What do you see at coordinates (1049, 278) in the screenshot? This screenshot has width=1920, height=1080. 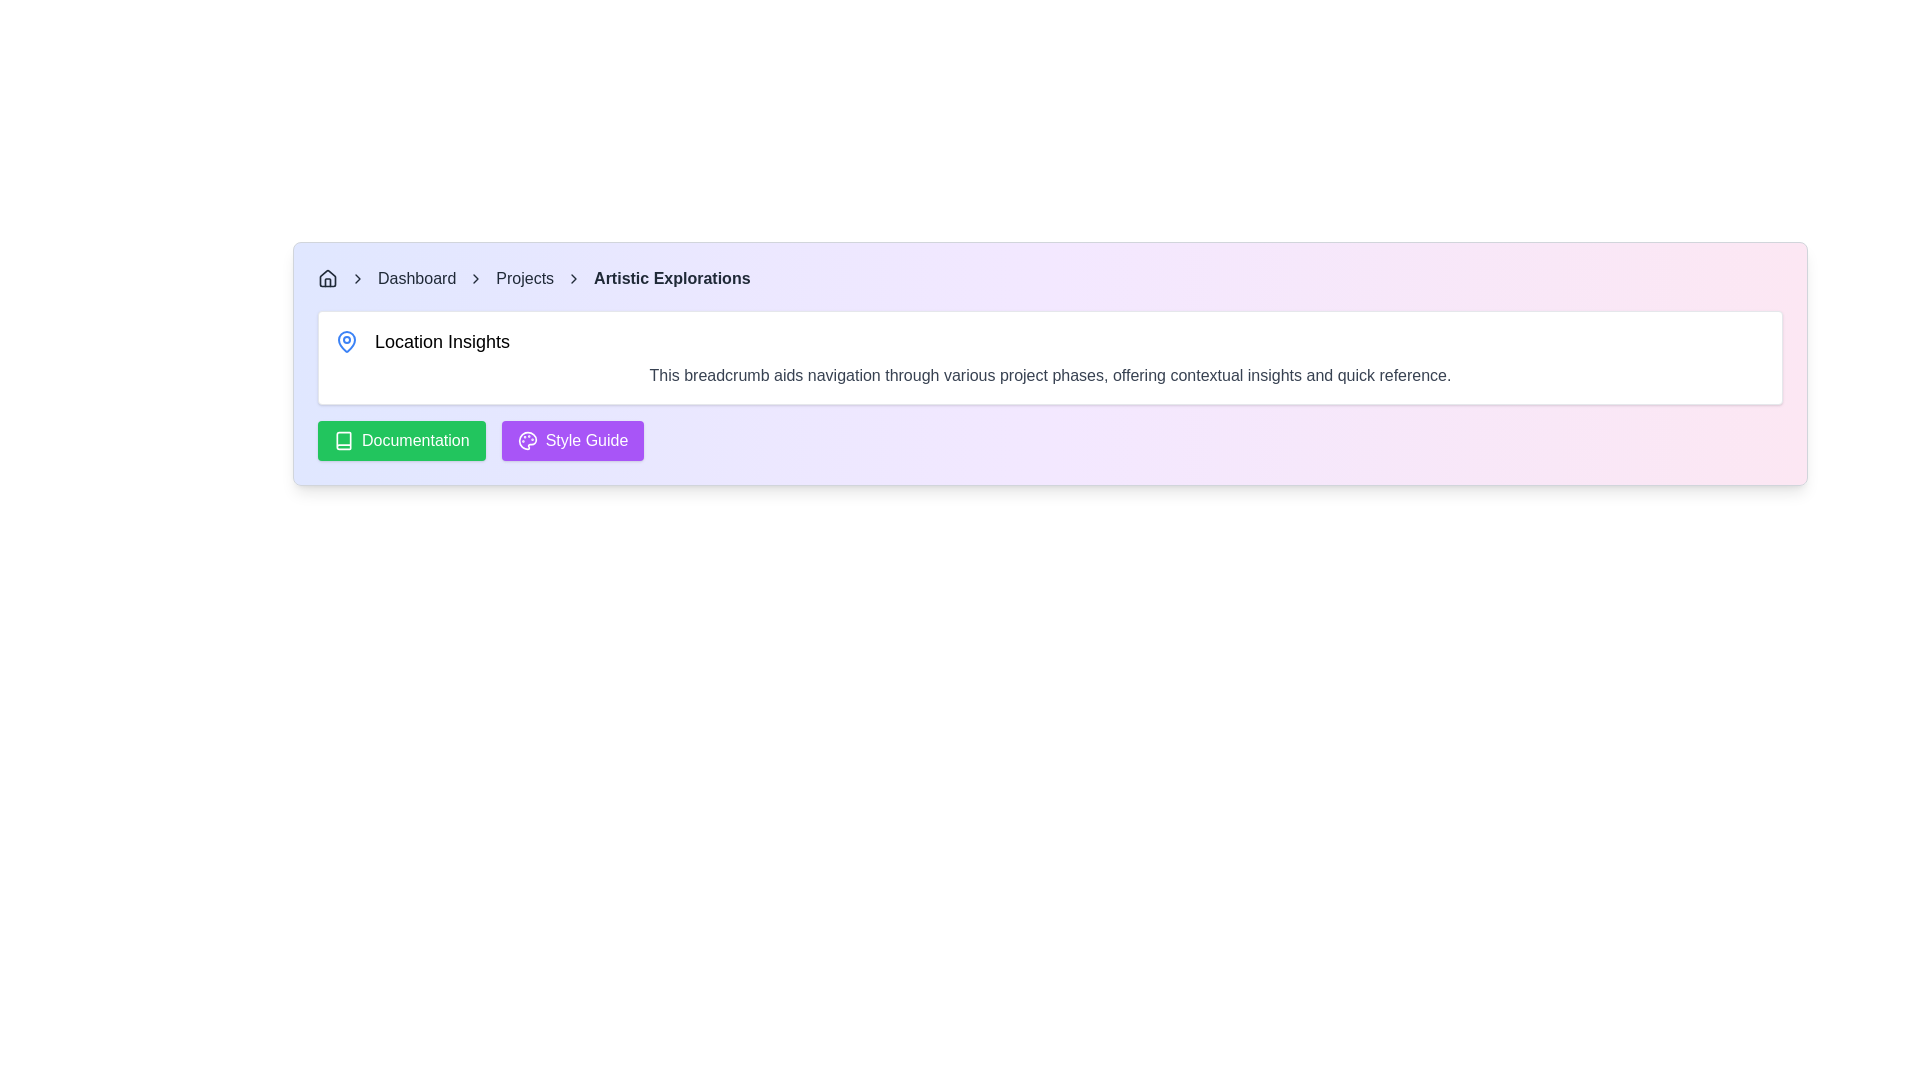 I see `the Breadcrumb navigation bar` at bounding box center [1049, 278].